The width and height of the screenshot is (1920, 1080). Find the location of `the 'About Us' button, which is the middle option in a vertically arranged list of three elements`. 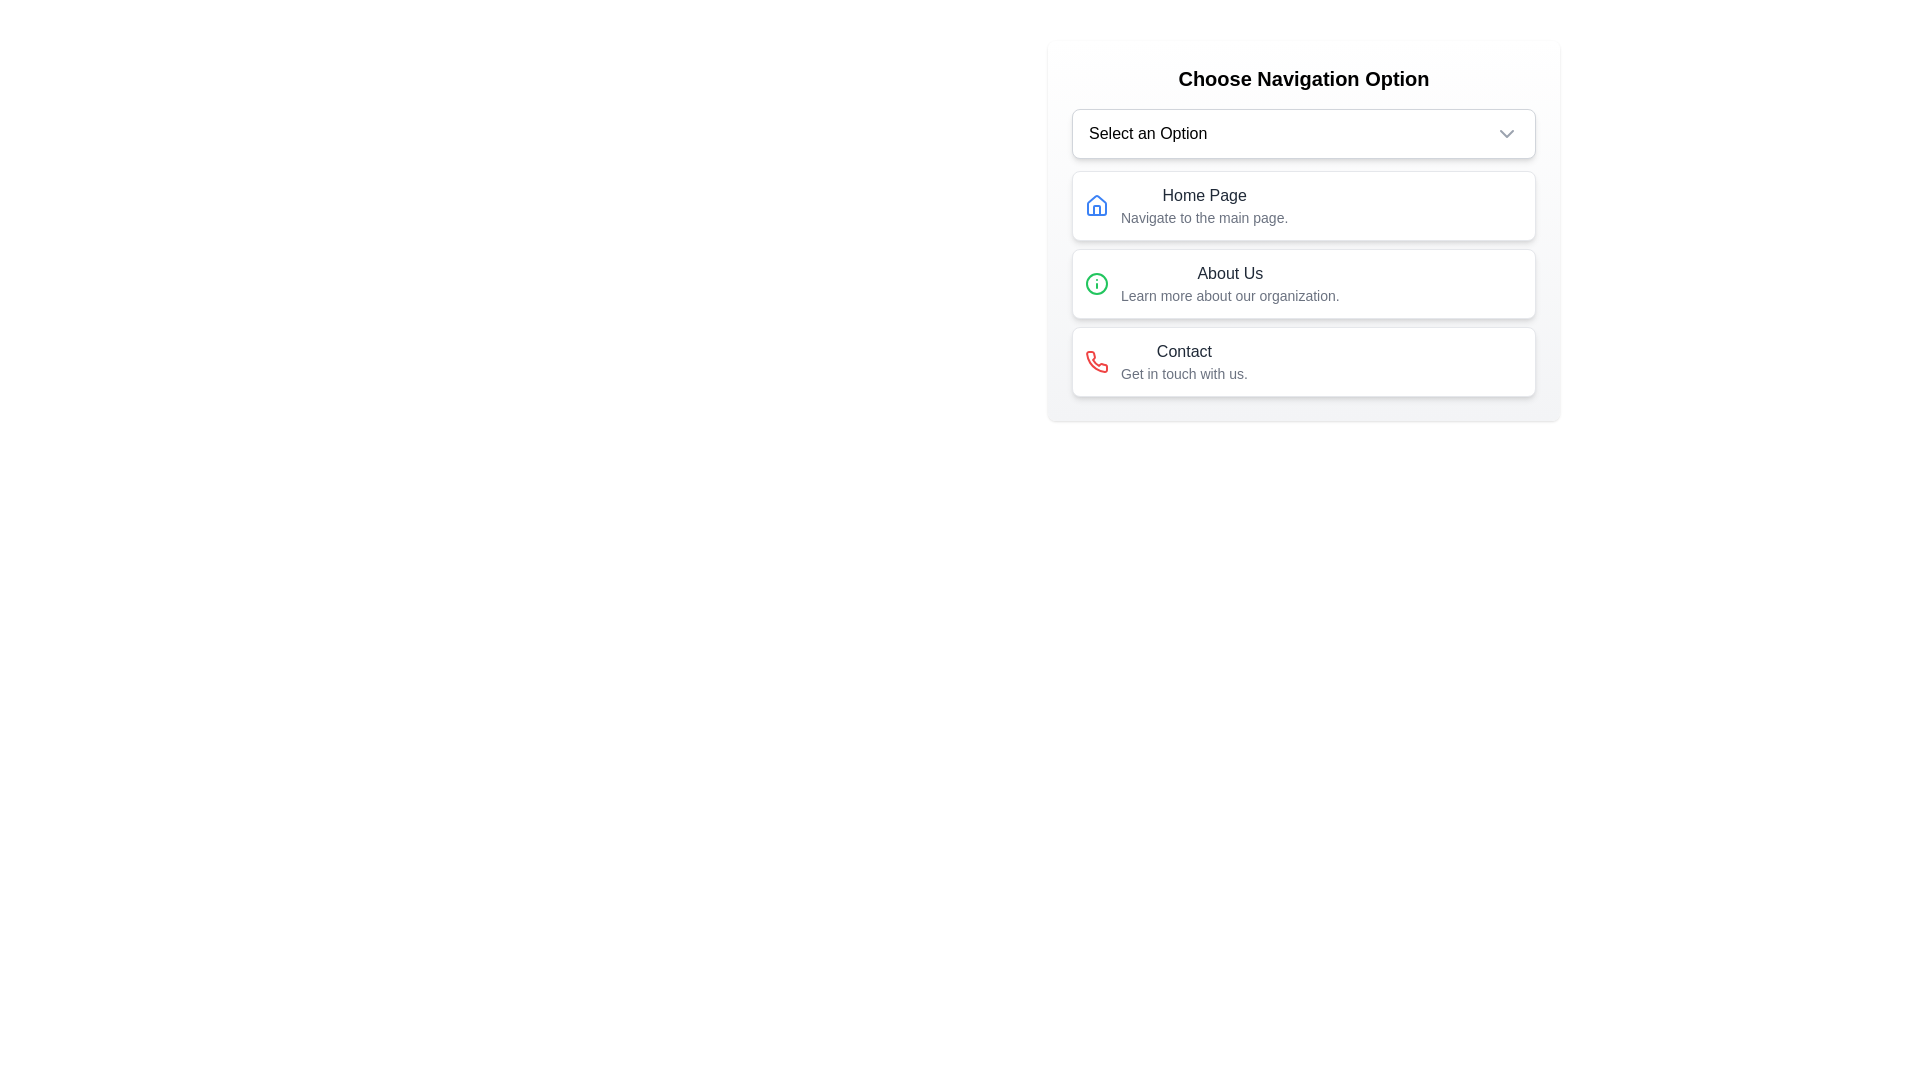

the 'About Us' button, which is the middle option in a vertically arranged list of three elements is located at coordinates (1304, 284).